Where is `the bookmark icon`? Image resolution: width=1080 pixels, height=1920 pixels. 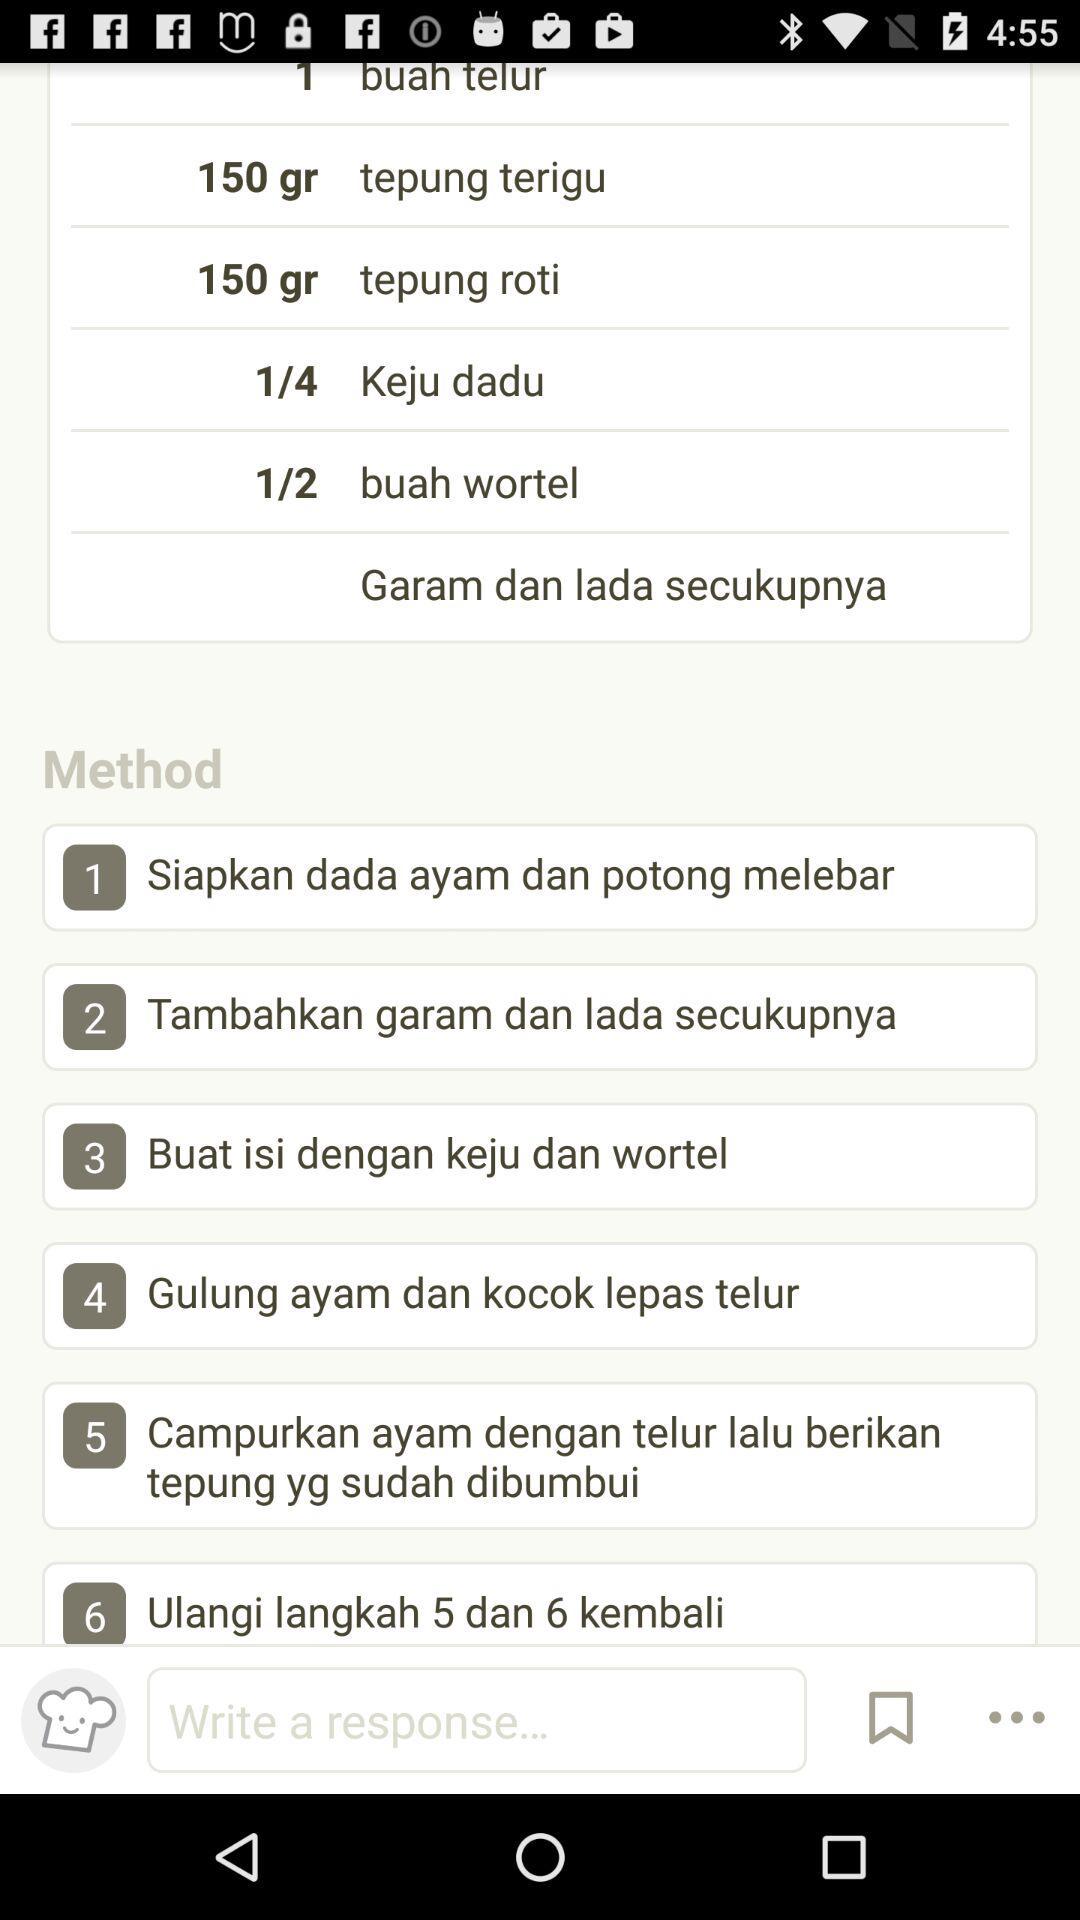 the bookmark icon is located at coordinates (890, 1840).